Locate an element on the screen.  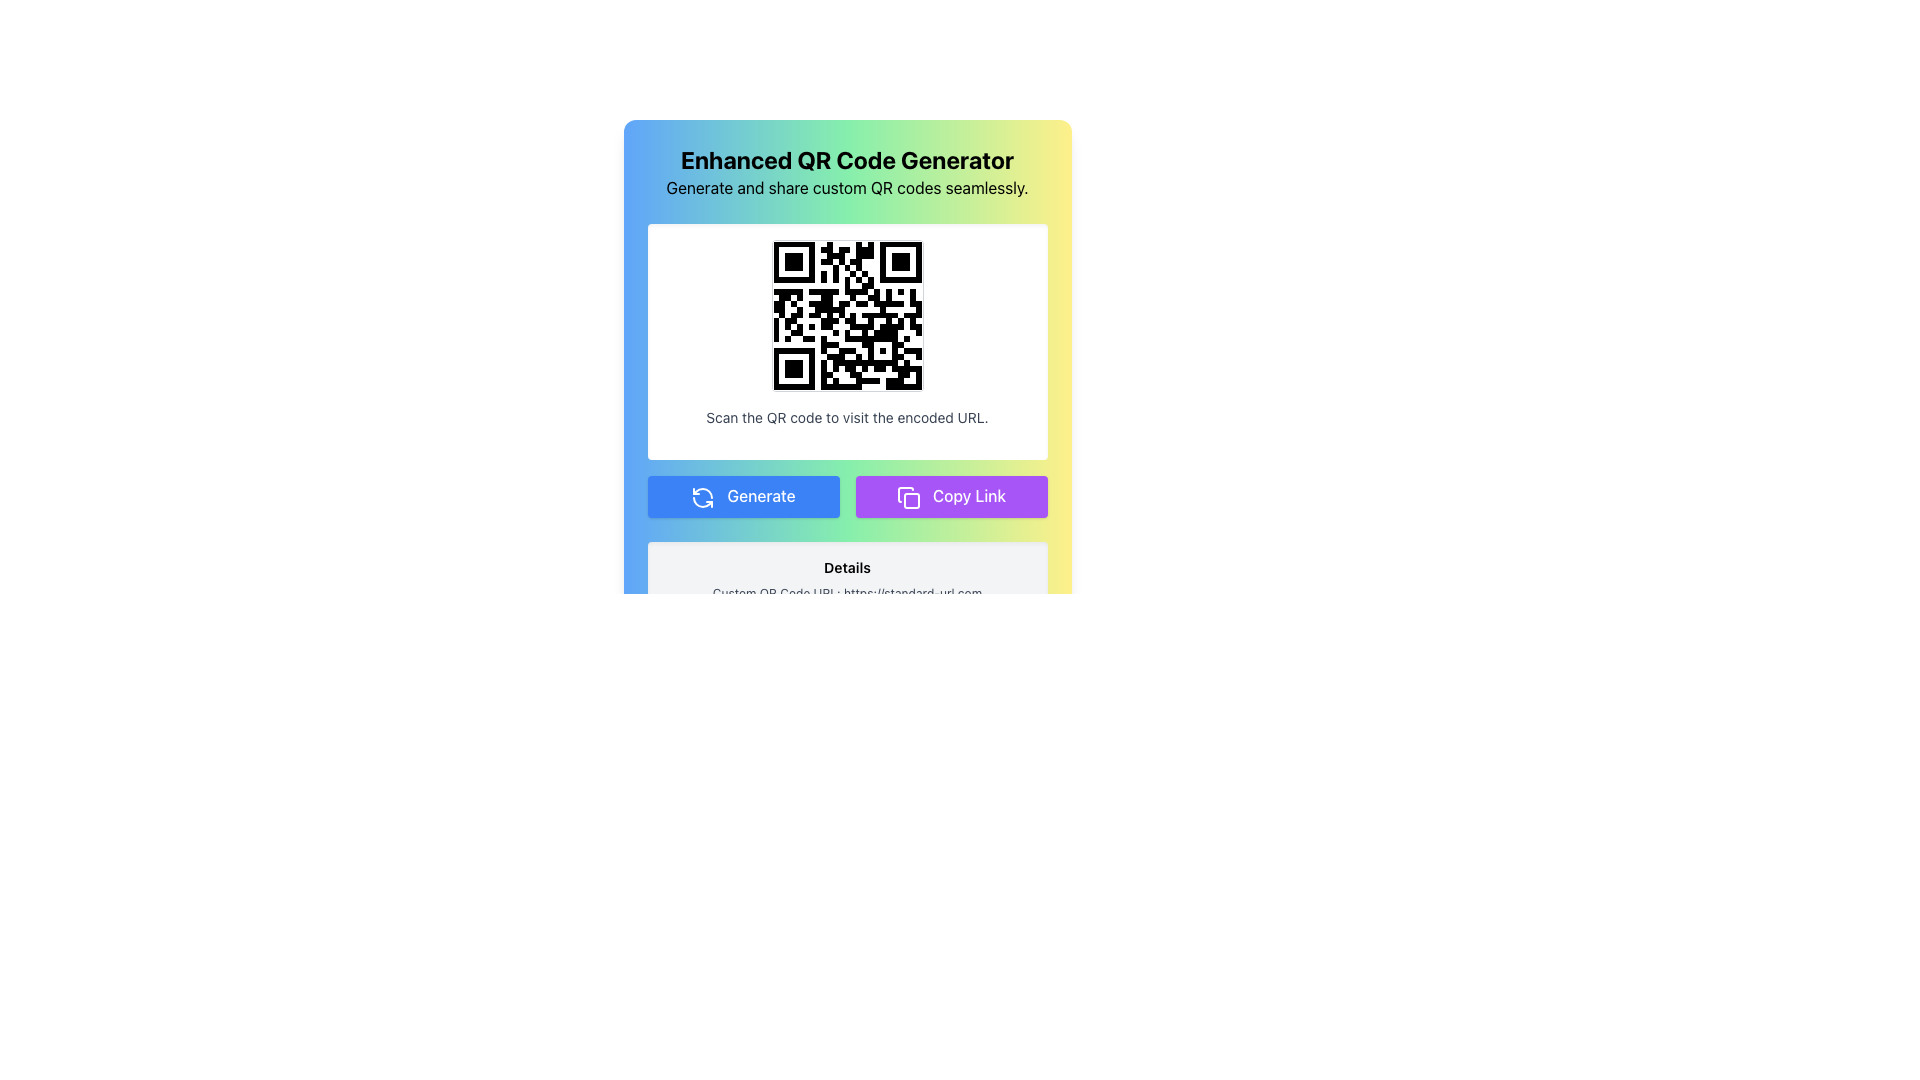
the copy icon located inside the purple 'Copy Link' button, which is positioned below the QR code and next to the green 'Generate' button is located at coordinates (907, 496).